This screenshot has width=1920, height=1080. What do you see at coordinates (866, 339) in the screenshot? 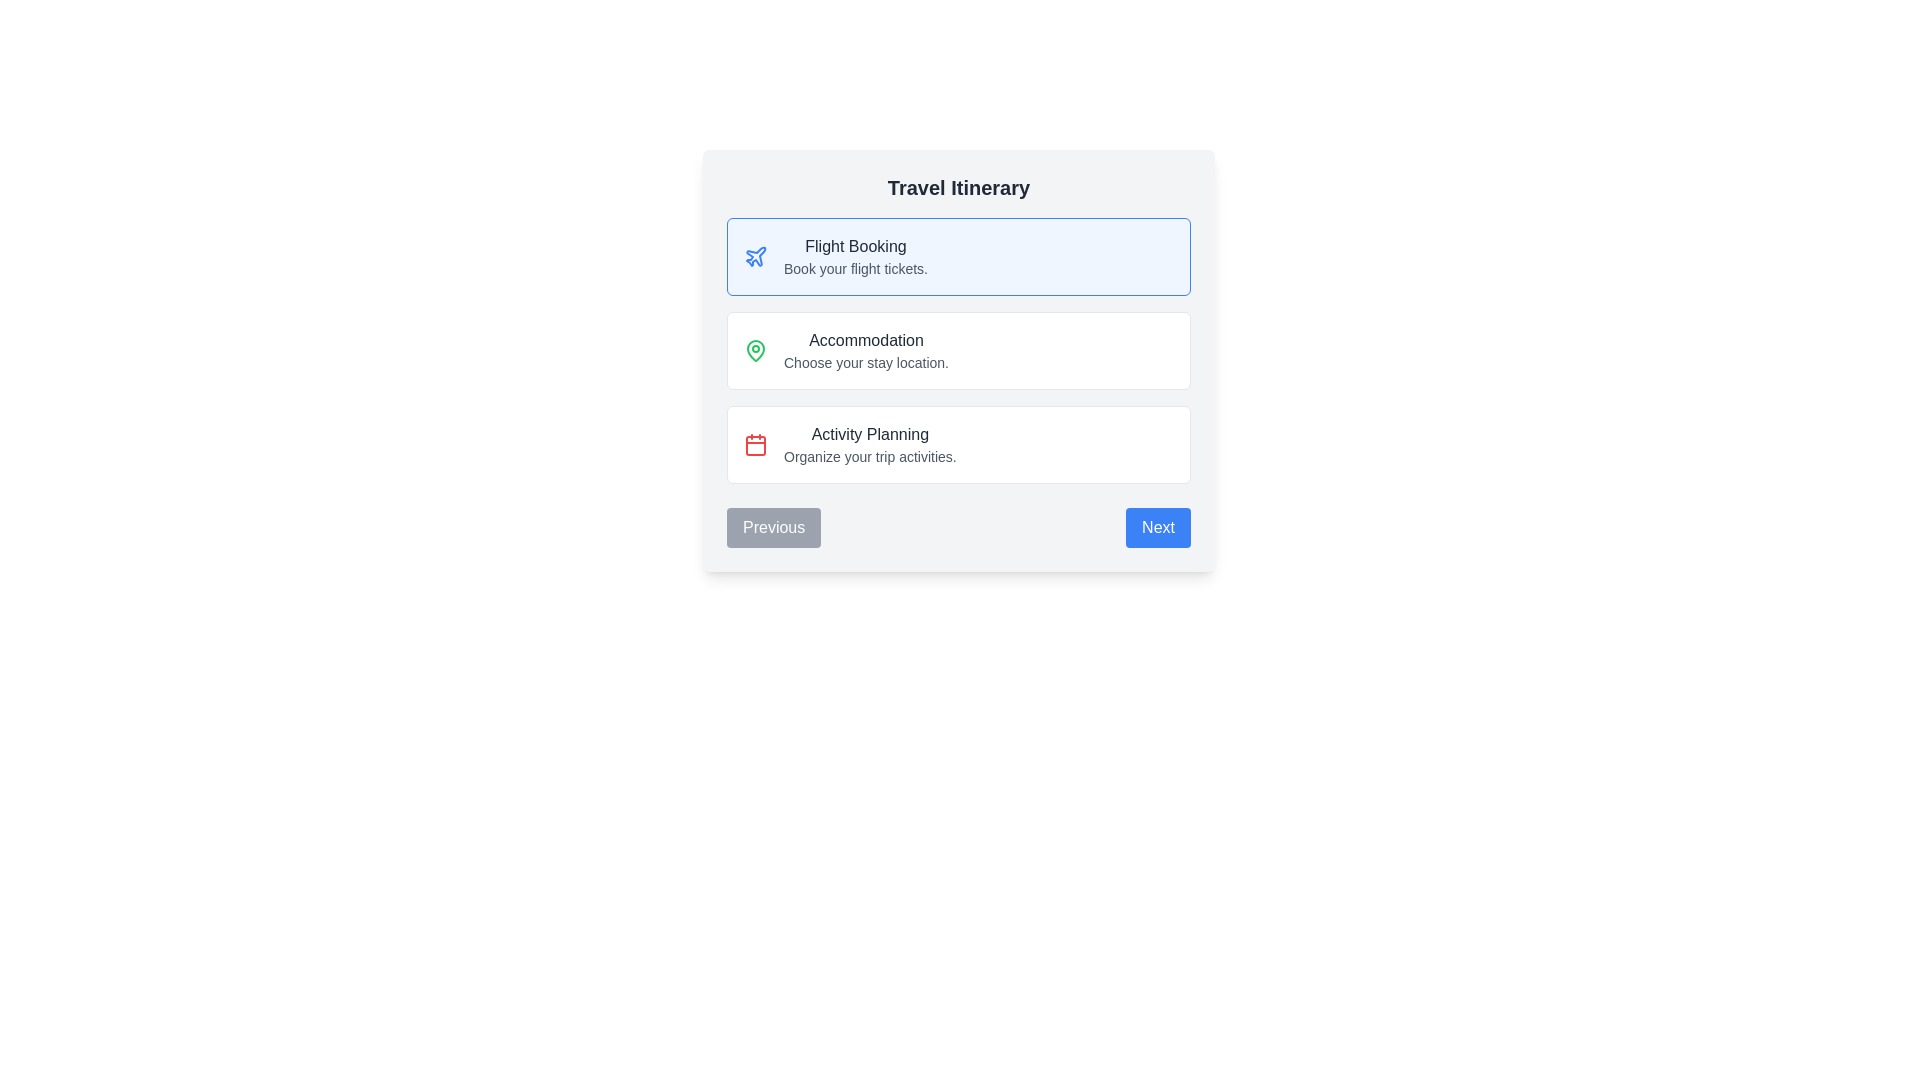
I see `the title or heading element for the accommodation options in the travel itinerary interface, which is located below 'Flight Booking' and above 'Activity Planning'` at bounding box center [866, 339].